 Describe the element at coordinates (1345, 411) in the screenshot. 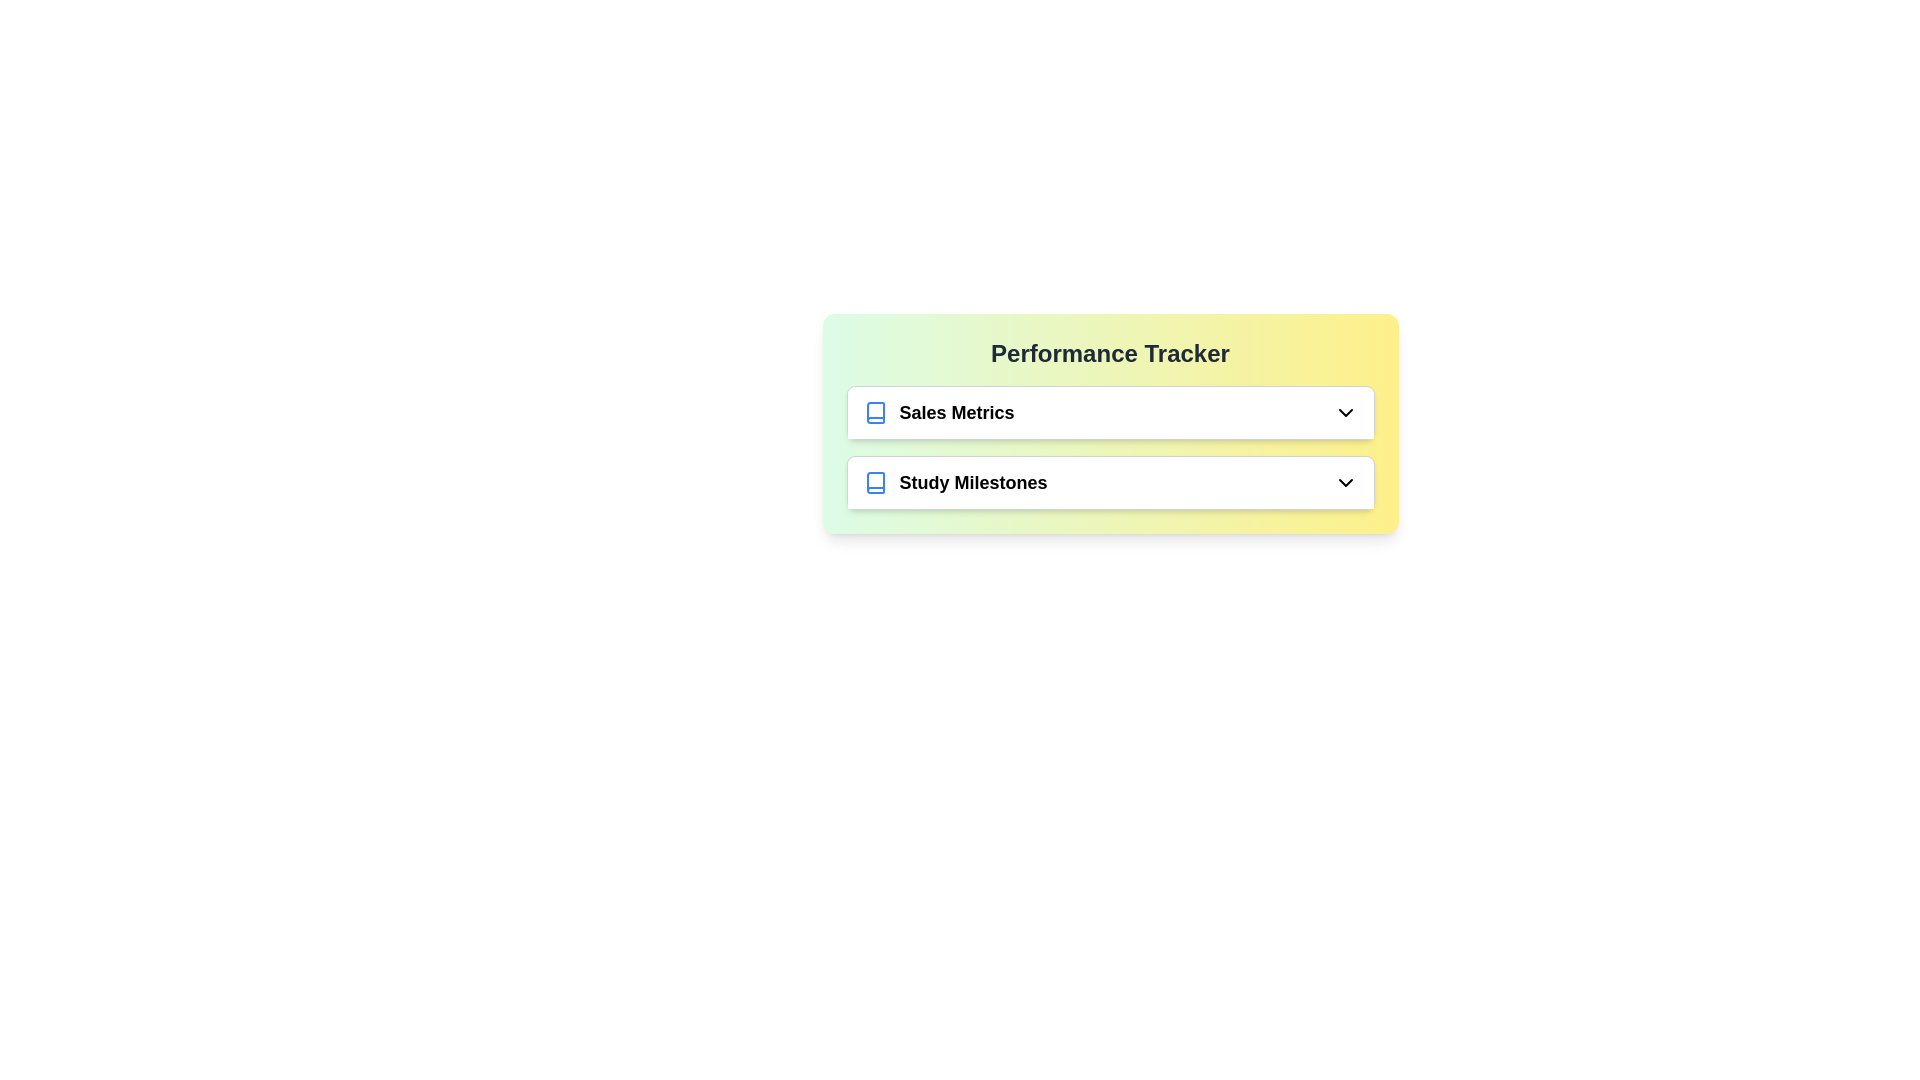

I see `the icon for Sales Metrics to toggle its expansion state` at that location.